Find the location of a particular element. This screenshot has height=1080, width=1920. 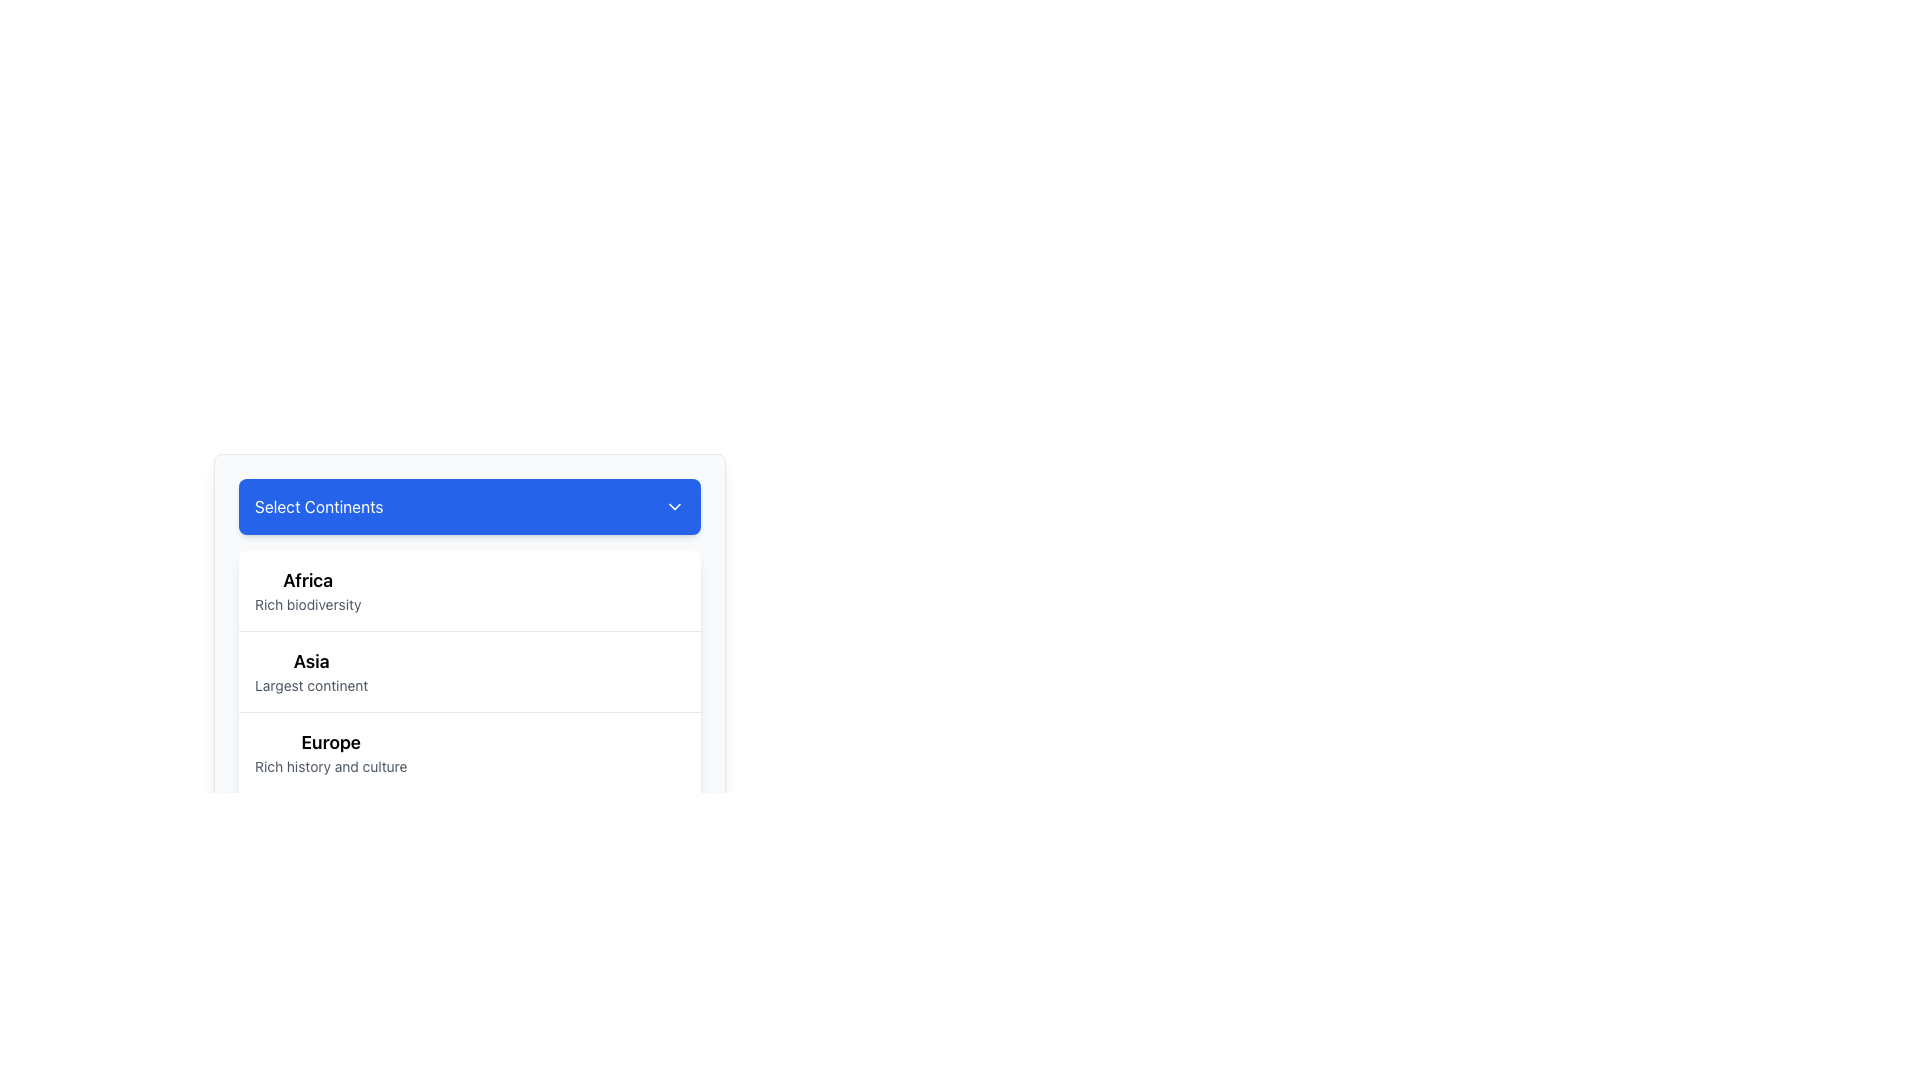

the first list item labeled 'Africa' with the description 'Rich biodiversity' is located at coordinates (469, 589).